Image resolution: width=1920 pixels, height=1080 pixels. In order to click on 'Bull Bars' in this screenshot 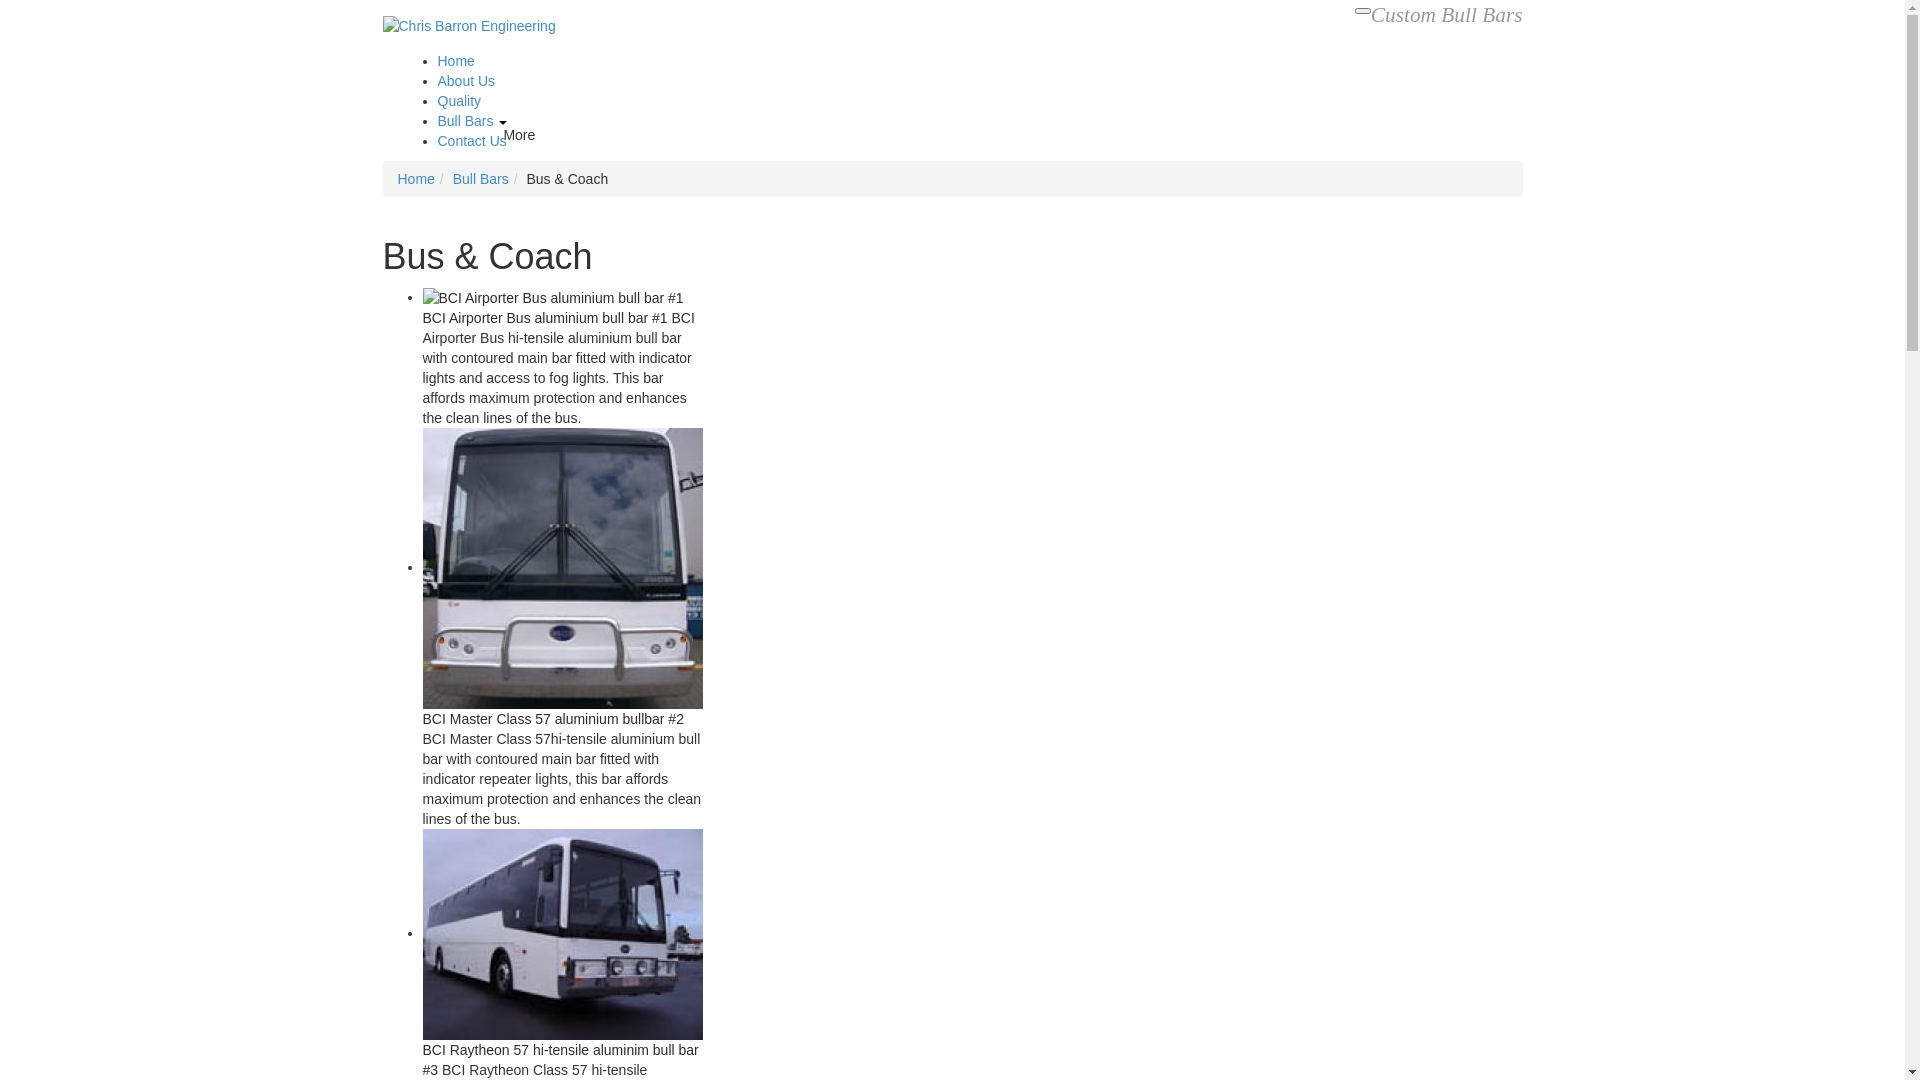, I will do `click(436, 120)`.